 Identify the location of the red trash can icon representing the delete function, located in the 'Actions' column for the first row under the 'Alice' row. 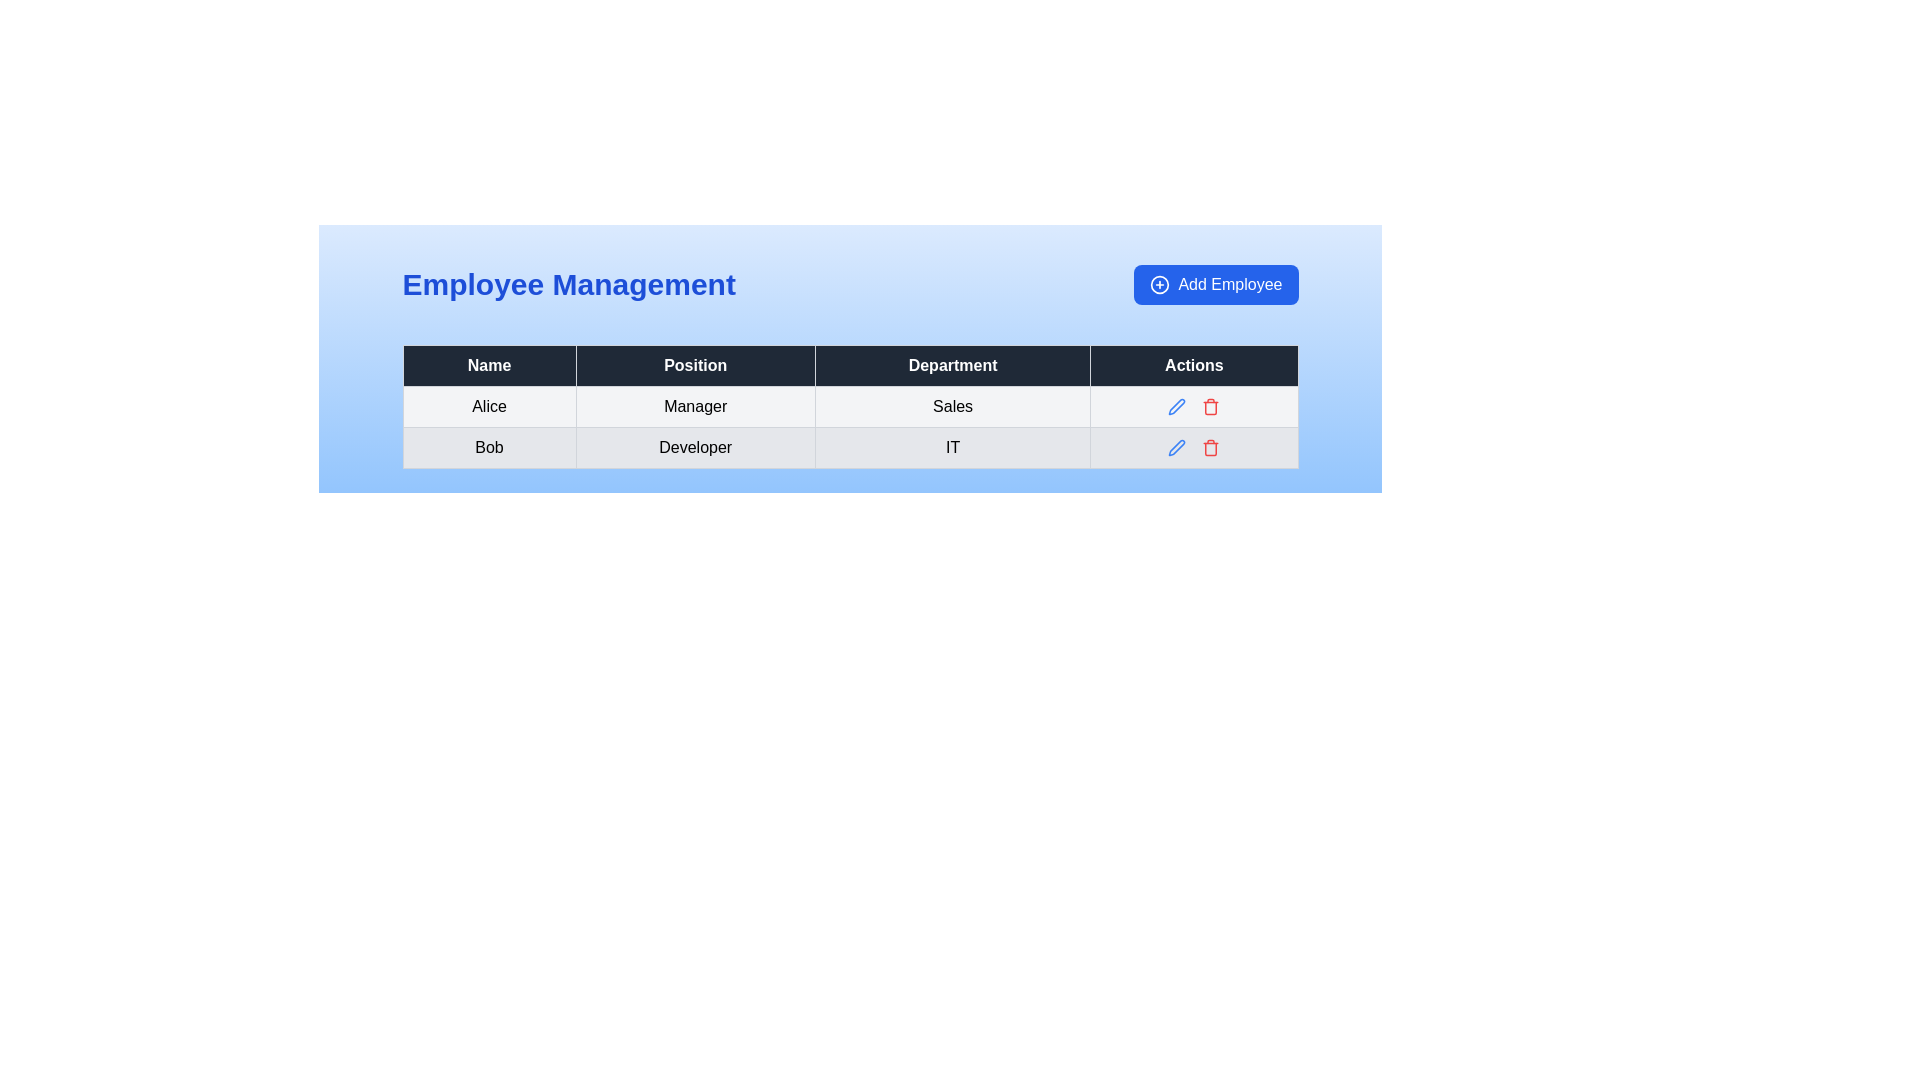
(1210, 406).